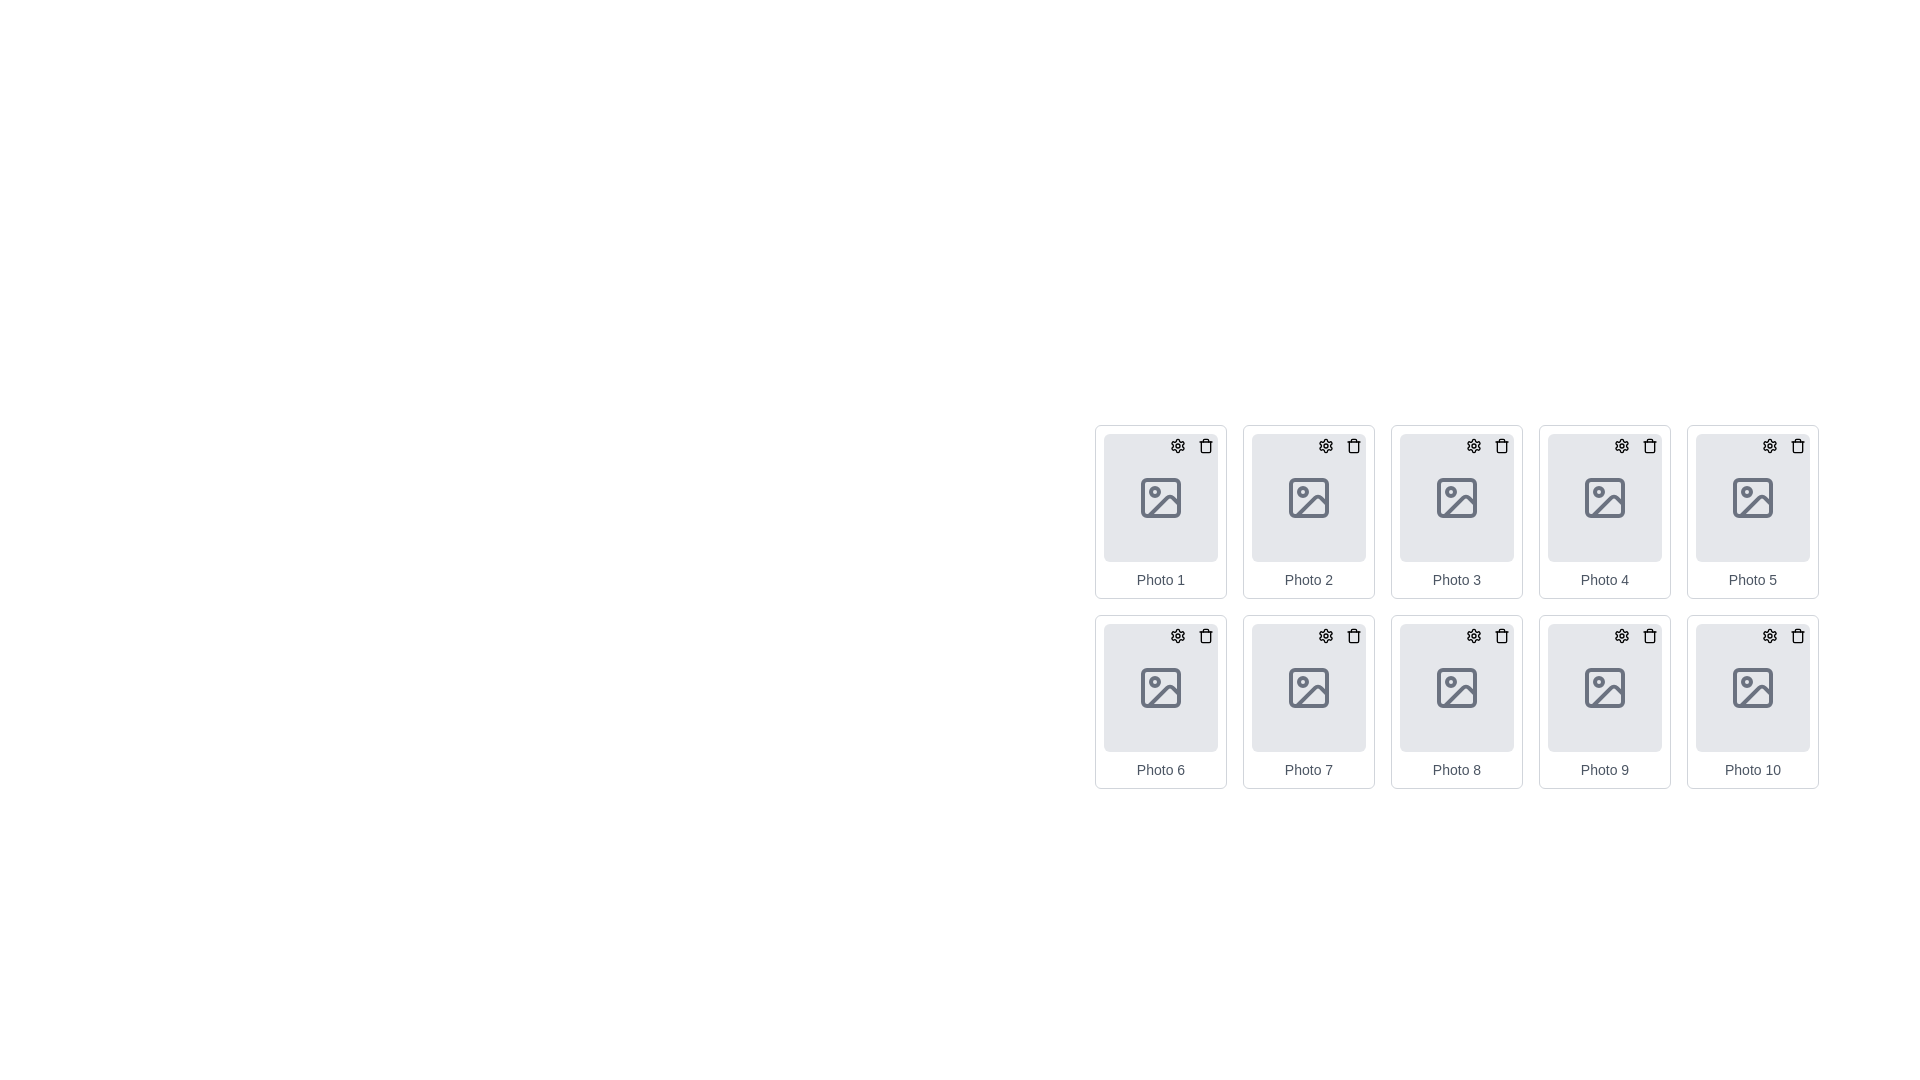 The image size is (1920, 1080). I want to click on the gear icon in the 'Photo 6' area, so click(1177, 445).